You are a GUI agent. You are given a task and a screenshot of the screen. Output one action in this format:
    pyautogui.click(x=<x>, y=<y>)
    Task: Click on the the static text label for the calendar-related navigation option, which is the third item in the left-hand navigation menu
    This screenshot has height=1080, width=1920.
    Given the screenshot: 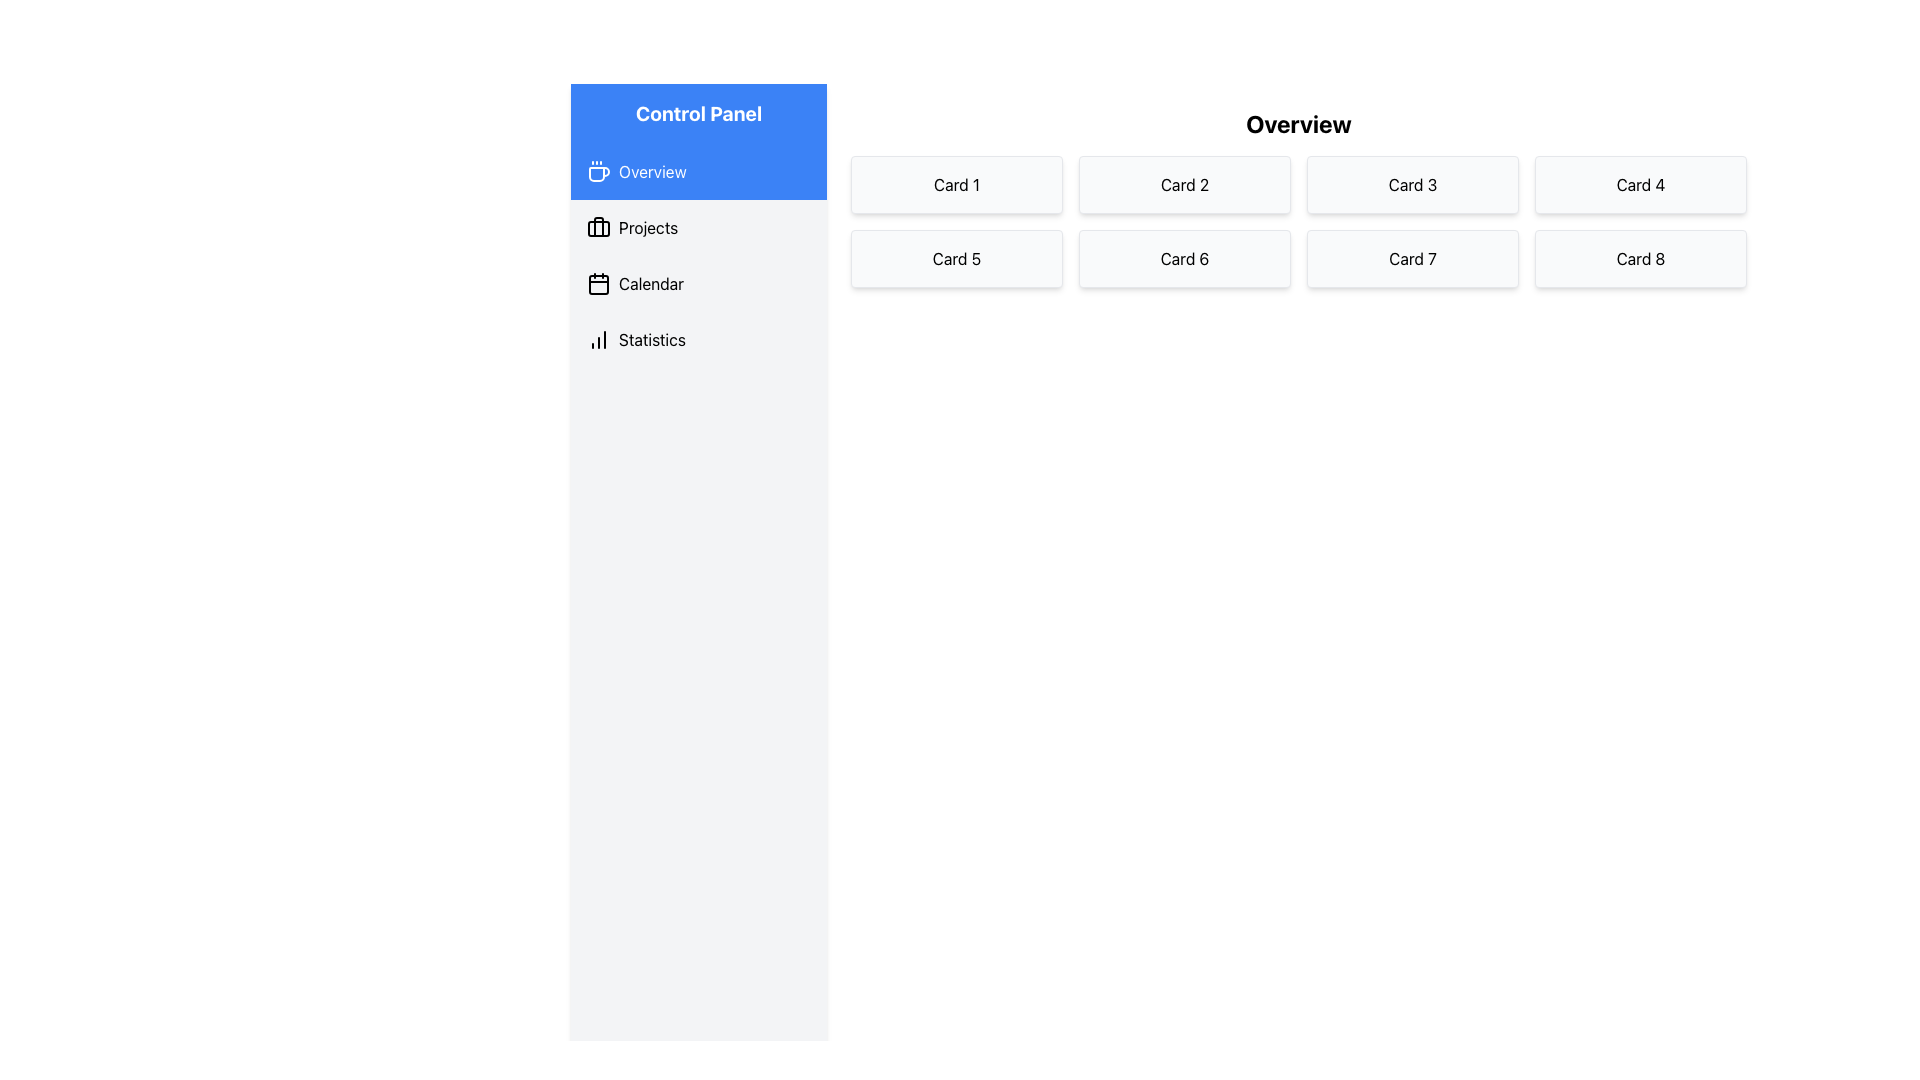 What is the action you would take?
    pyautogui.click(x=651, y=284)
    